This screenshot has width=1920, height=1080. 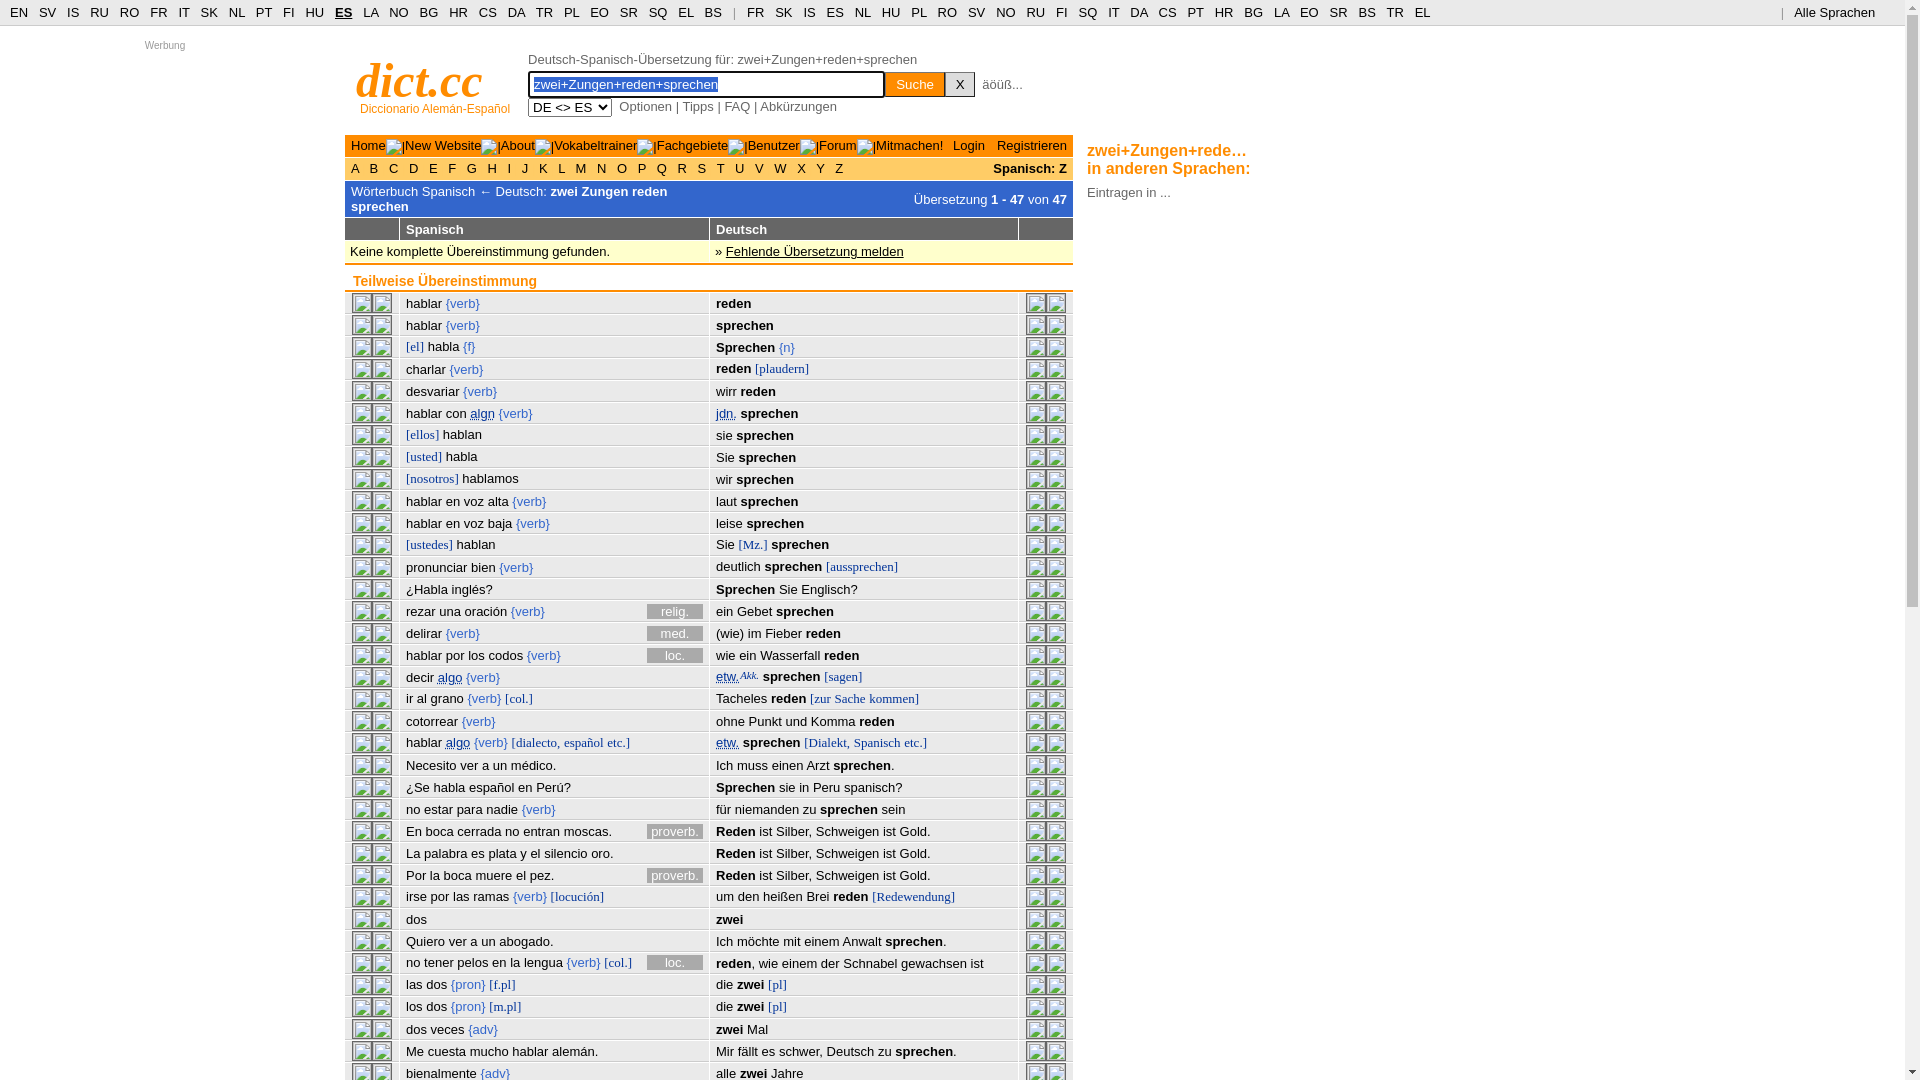 I want to click on '[m.pl]', so click(x=504, y=1006).